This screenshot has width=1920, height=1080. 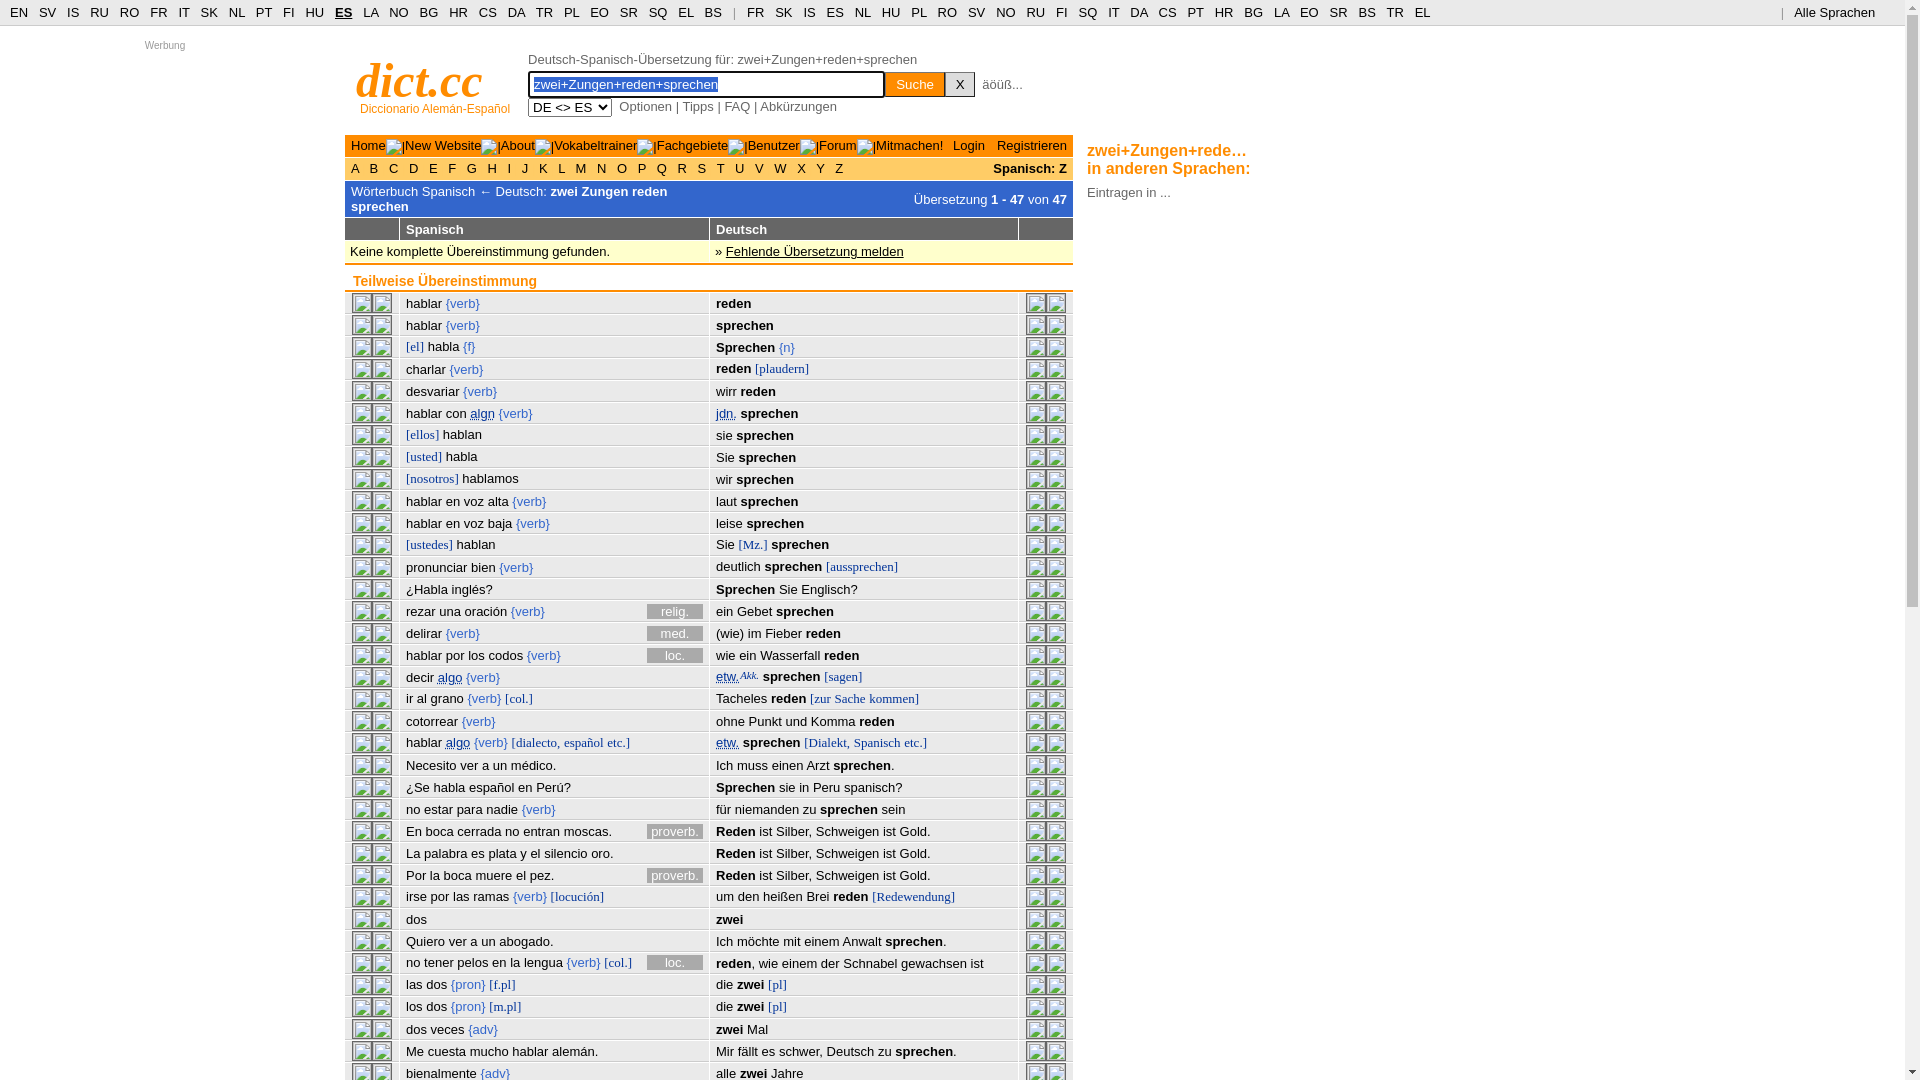 I want to click on '[m.pl]', so click(x=504, y=1006).